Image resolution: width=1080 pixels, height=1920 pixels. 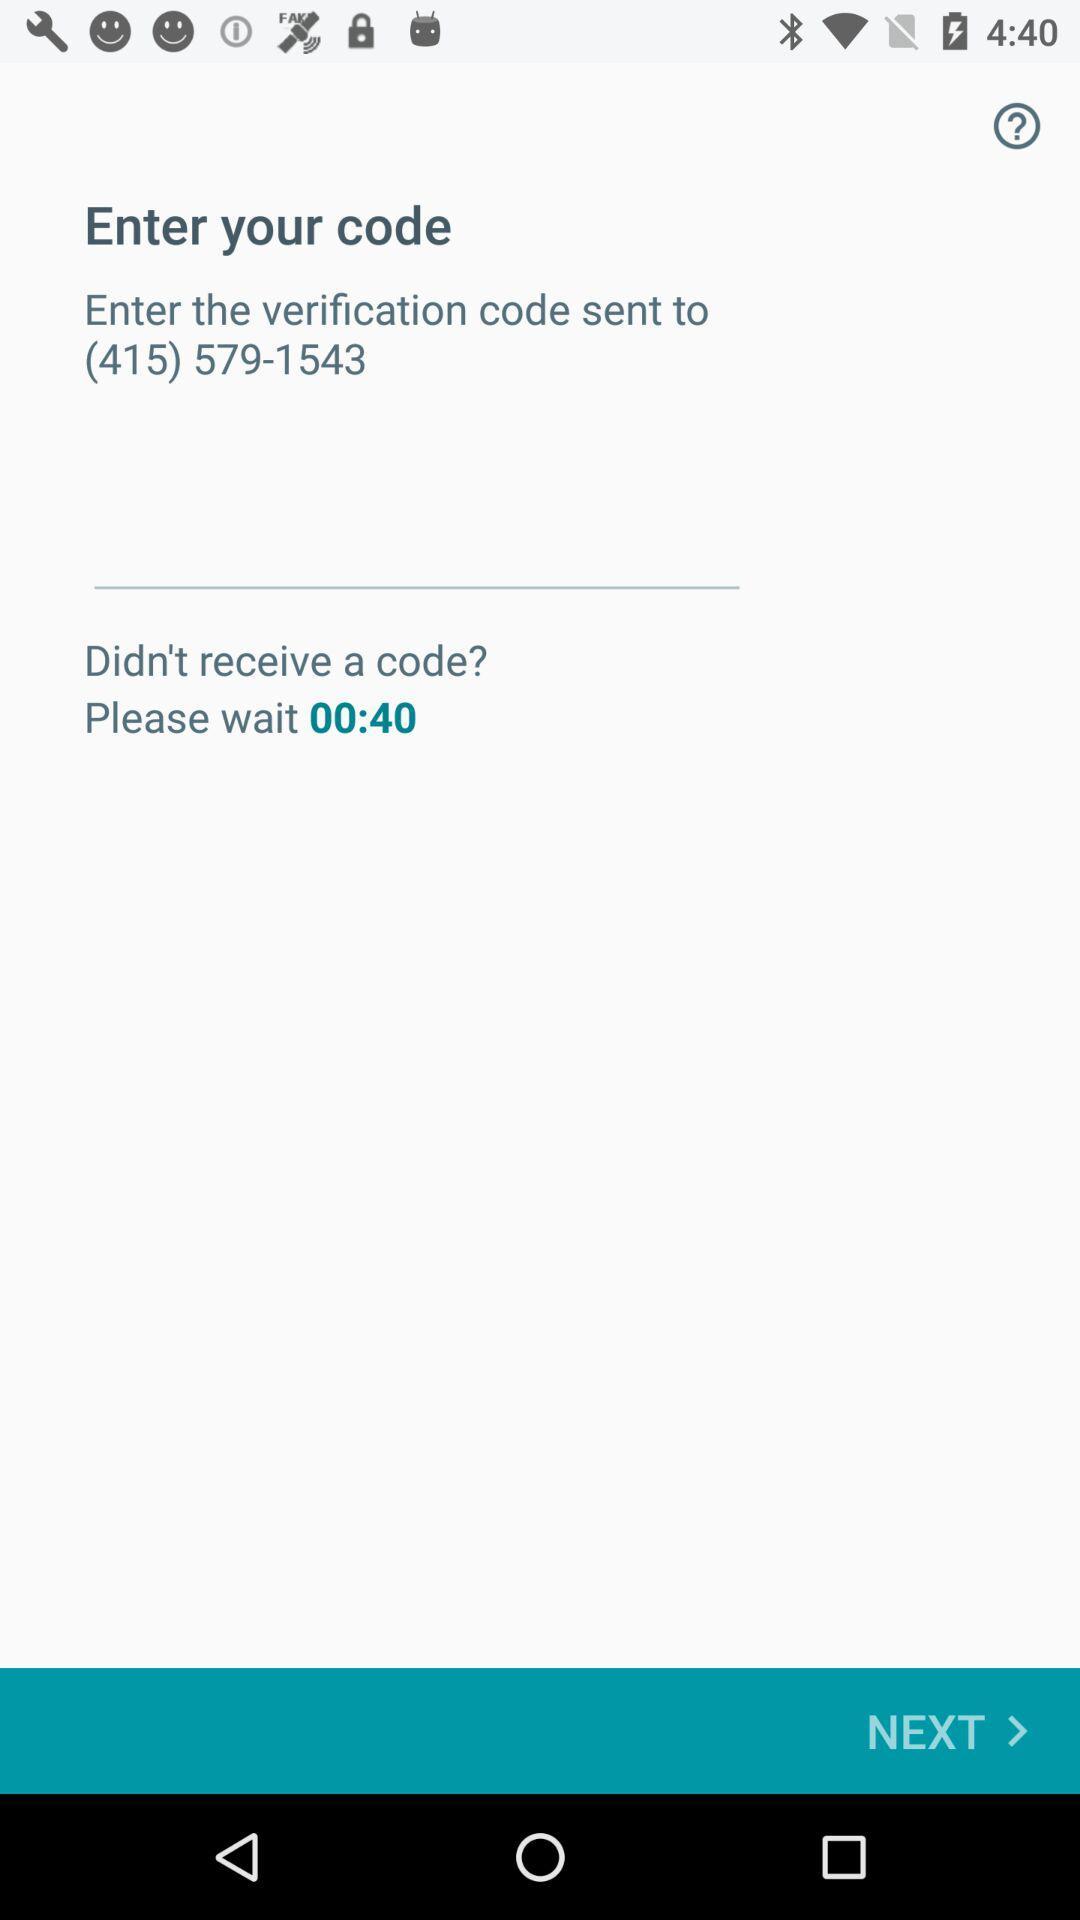 What do you see at coordinates (1017, 124) in the screenshot?
I see `the icon next to enter your code` at bounding box center [1017, 124].